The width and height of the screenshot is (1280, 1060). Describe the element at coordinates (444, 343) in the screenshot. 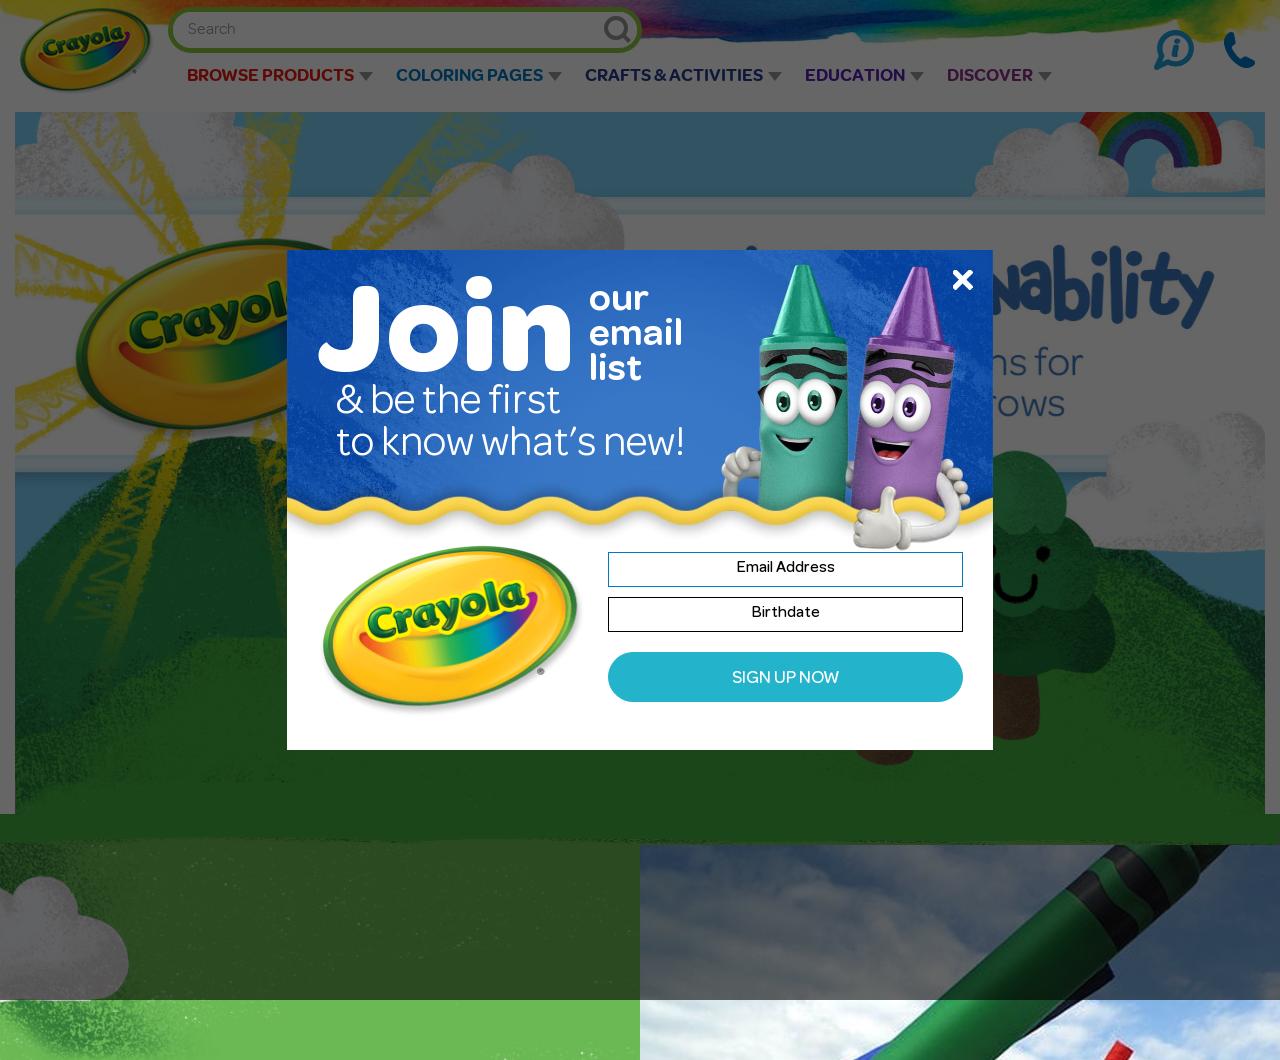

I see `'Join'` at that location.